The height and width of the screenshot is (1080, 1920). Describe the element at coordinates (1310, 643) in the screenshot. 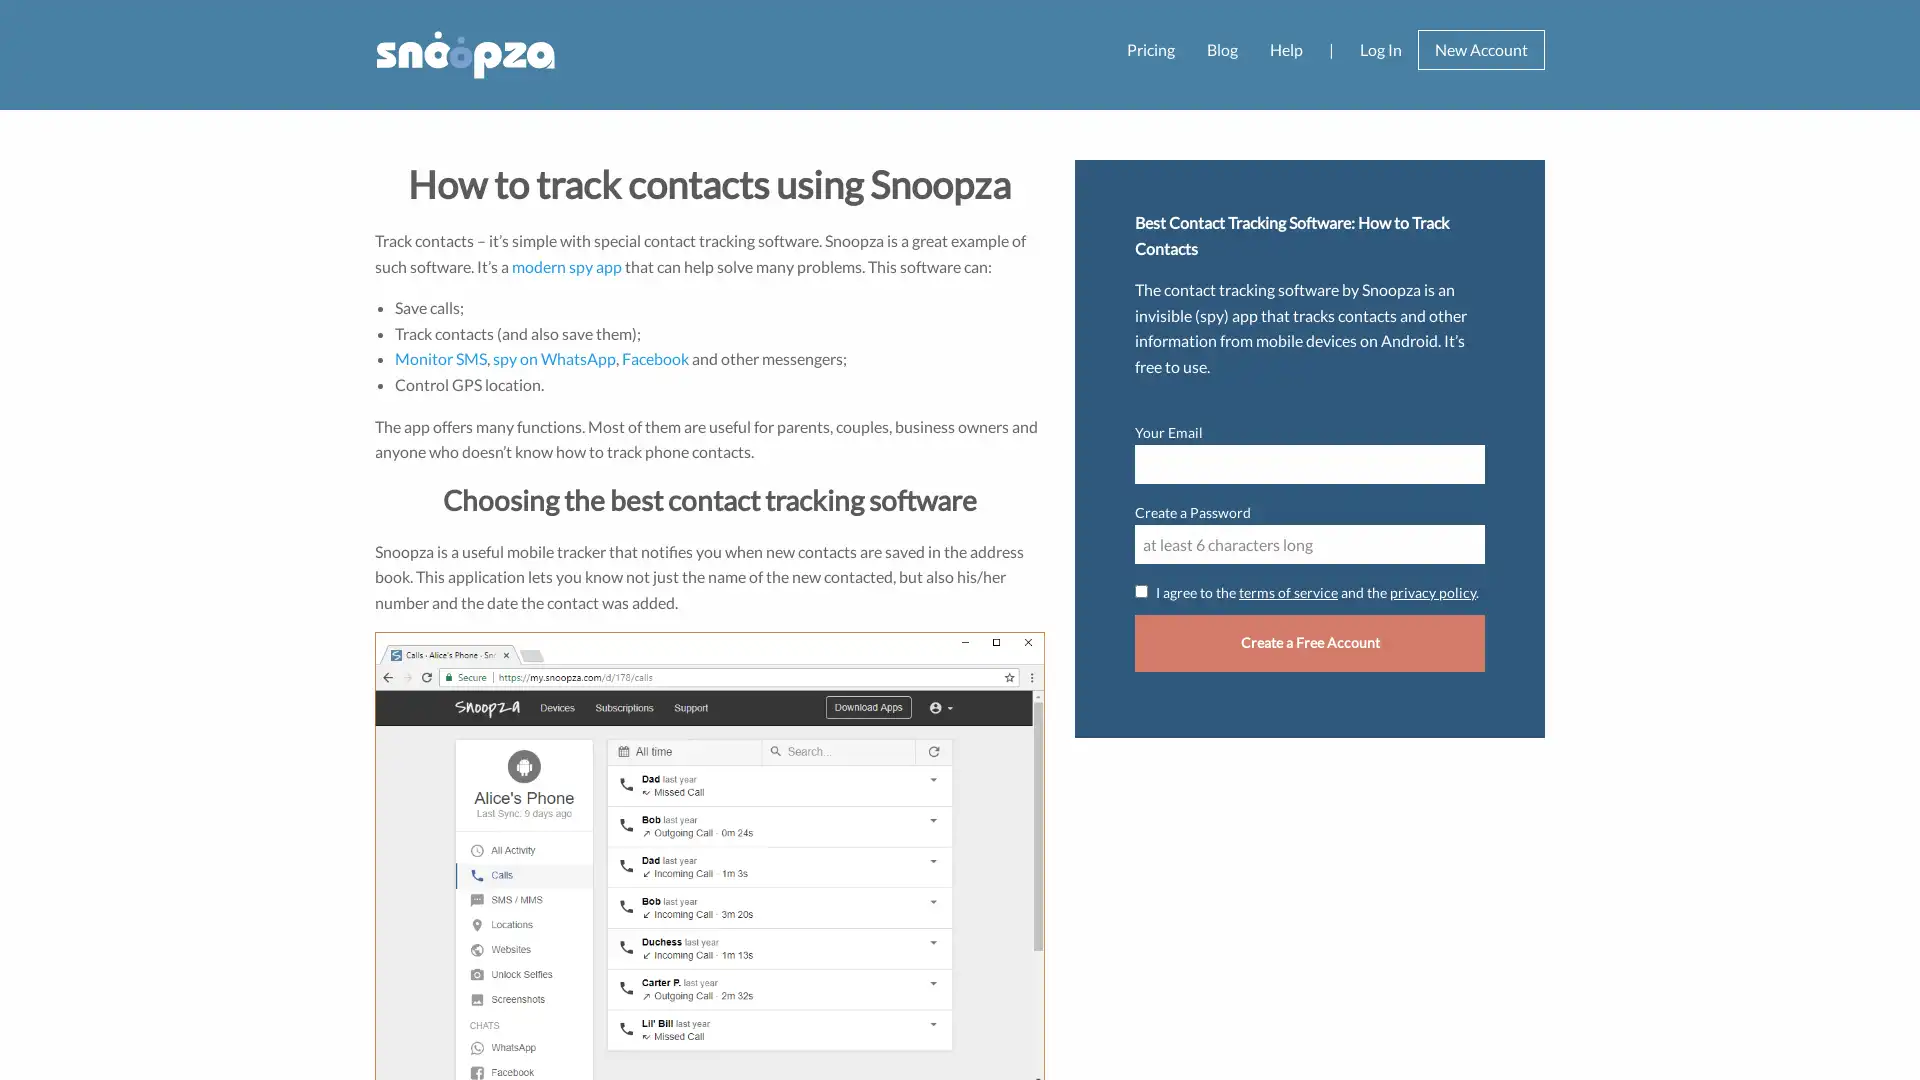

I see `Create a Free Account` at that location.